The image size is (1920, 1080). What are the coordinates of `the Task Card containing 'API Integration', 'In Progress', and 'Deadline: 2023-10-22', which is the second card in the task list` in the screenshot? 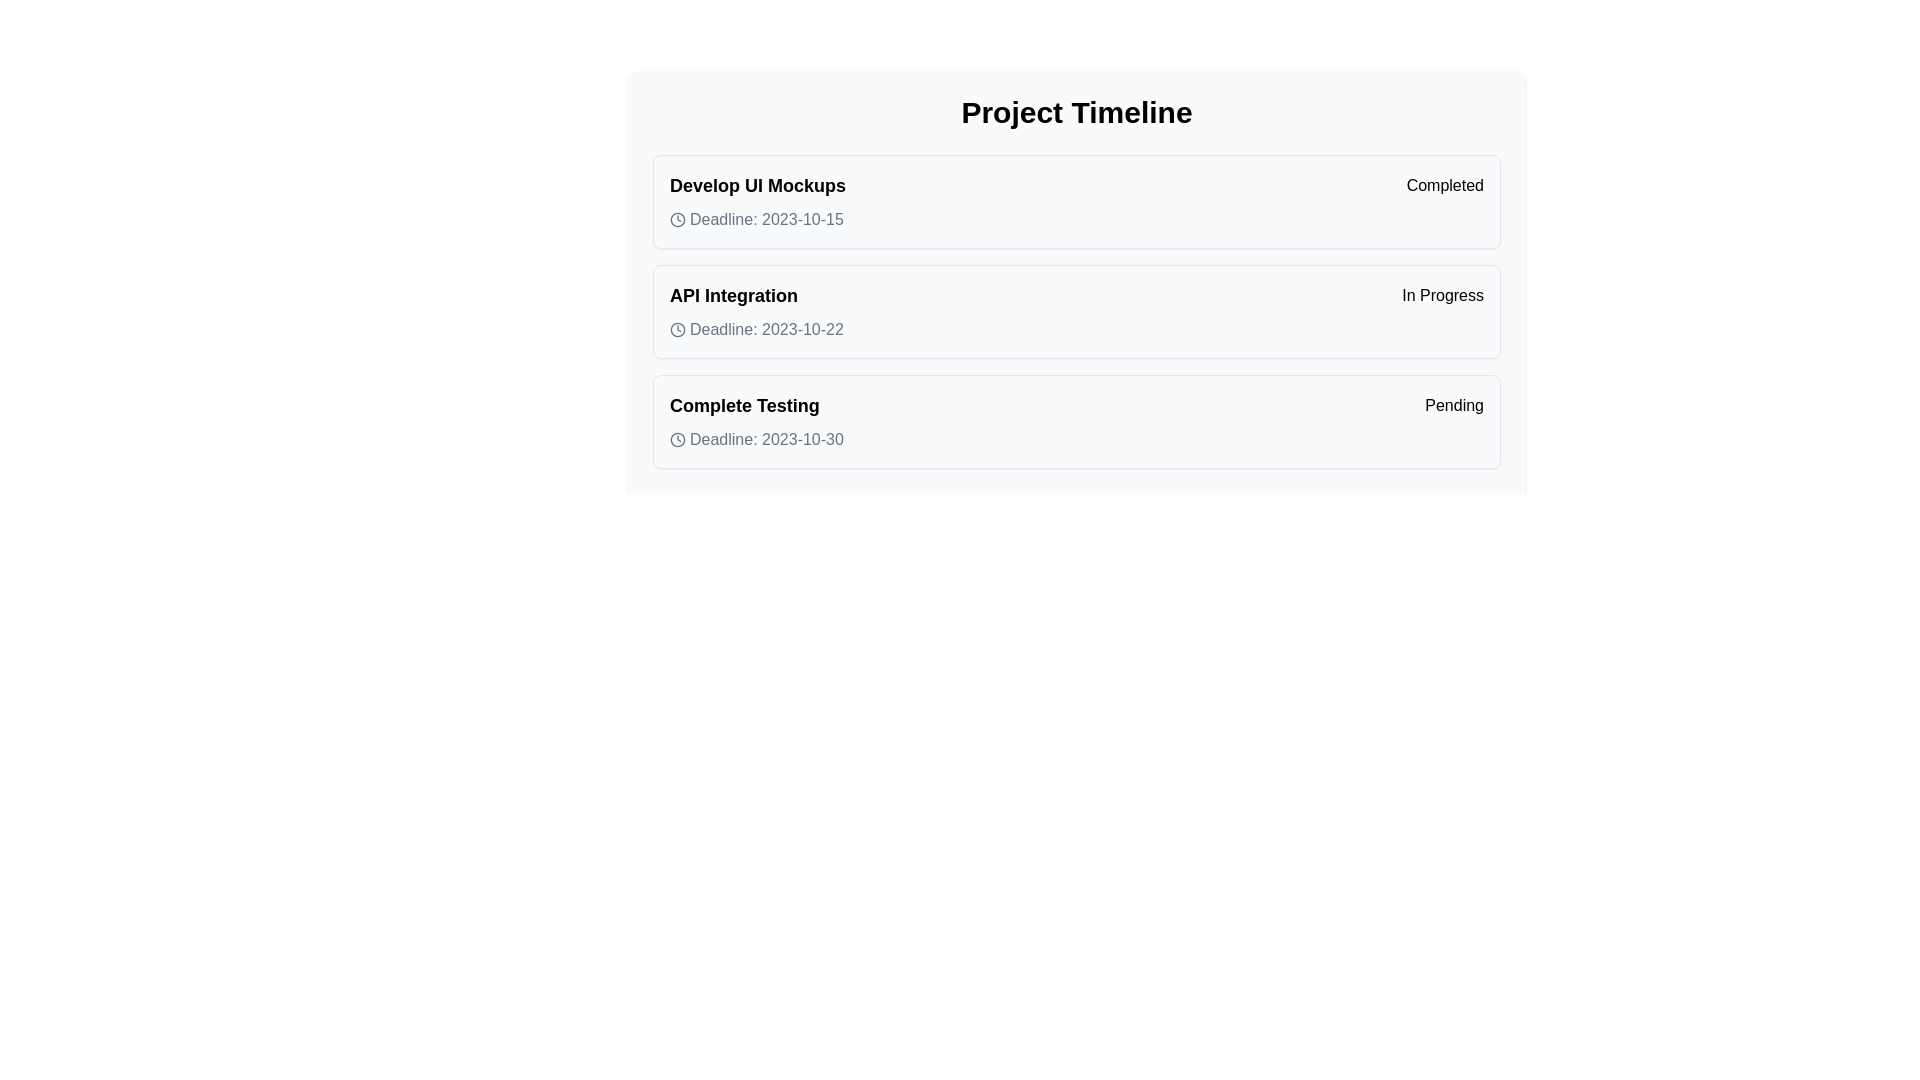 It's located at (1075, 312).